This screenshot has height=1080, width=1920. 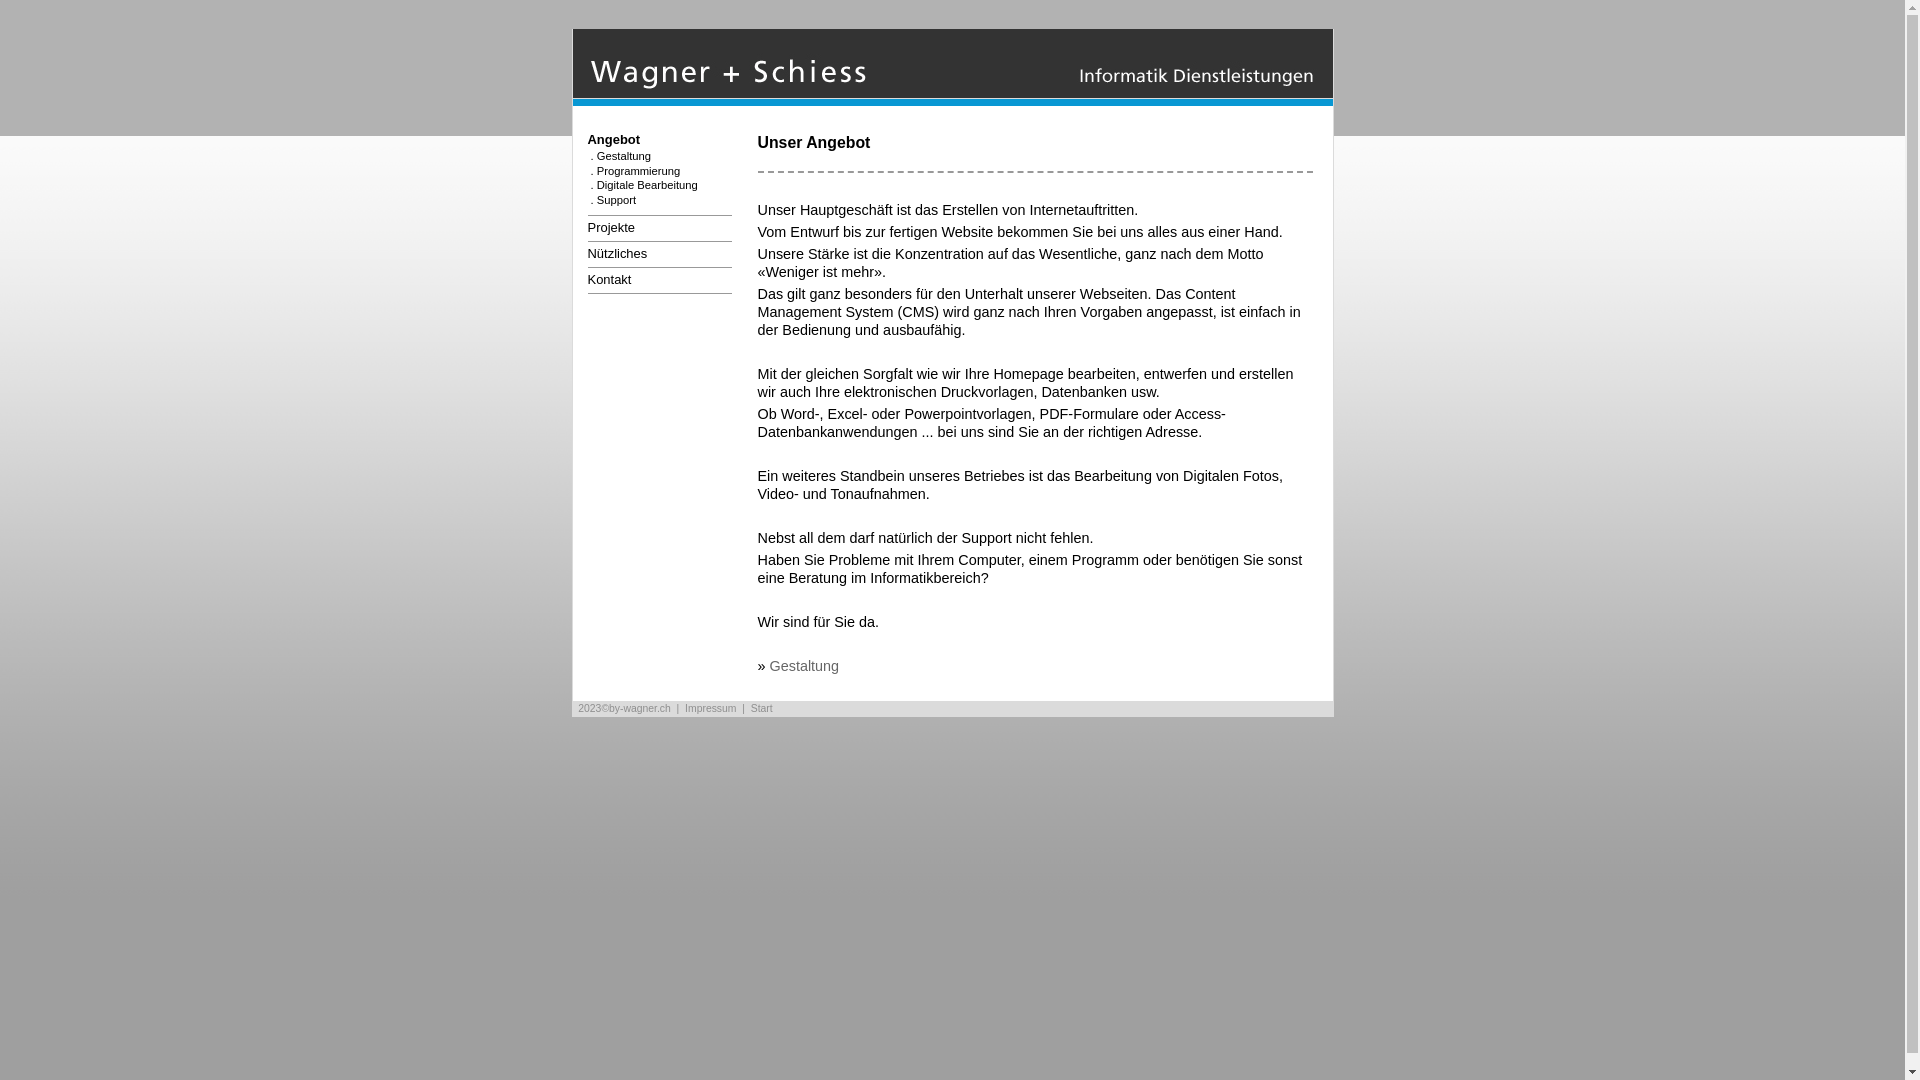 I want to click on 'Start', so click(x=749, y=707).